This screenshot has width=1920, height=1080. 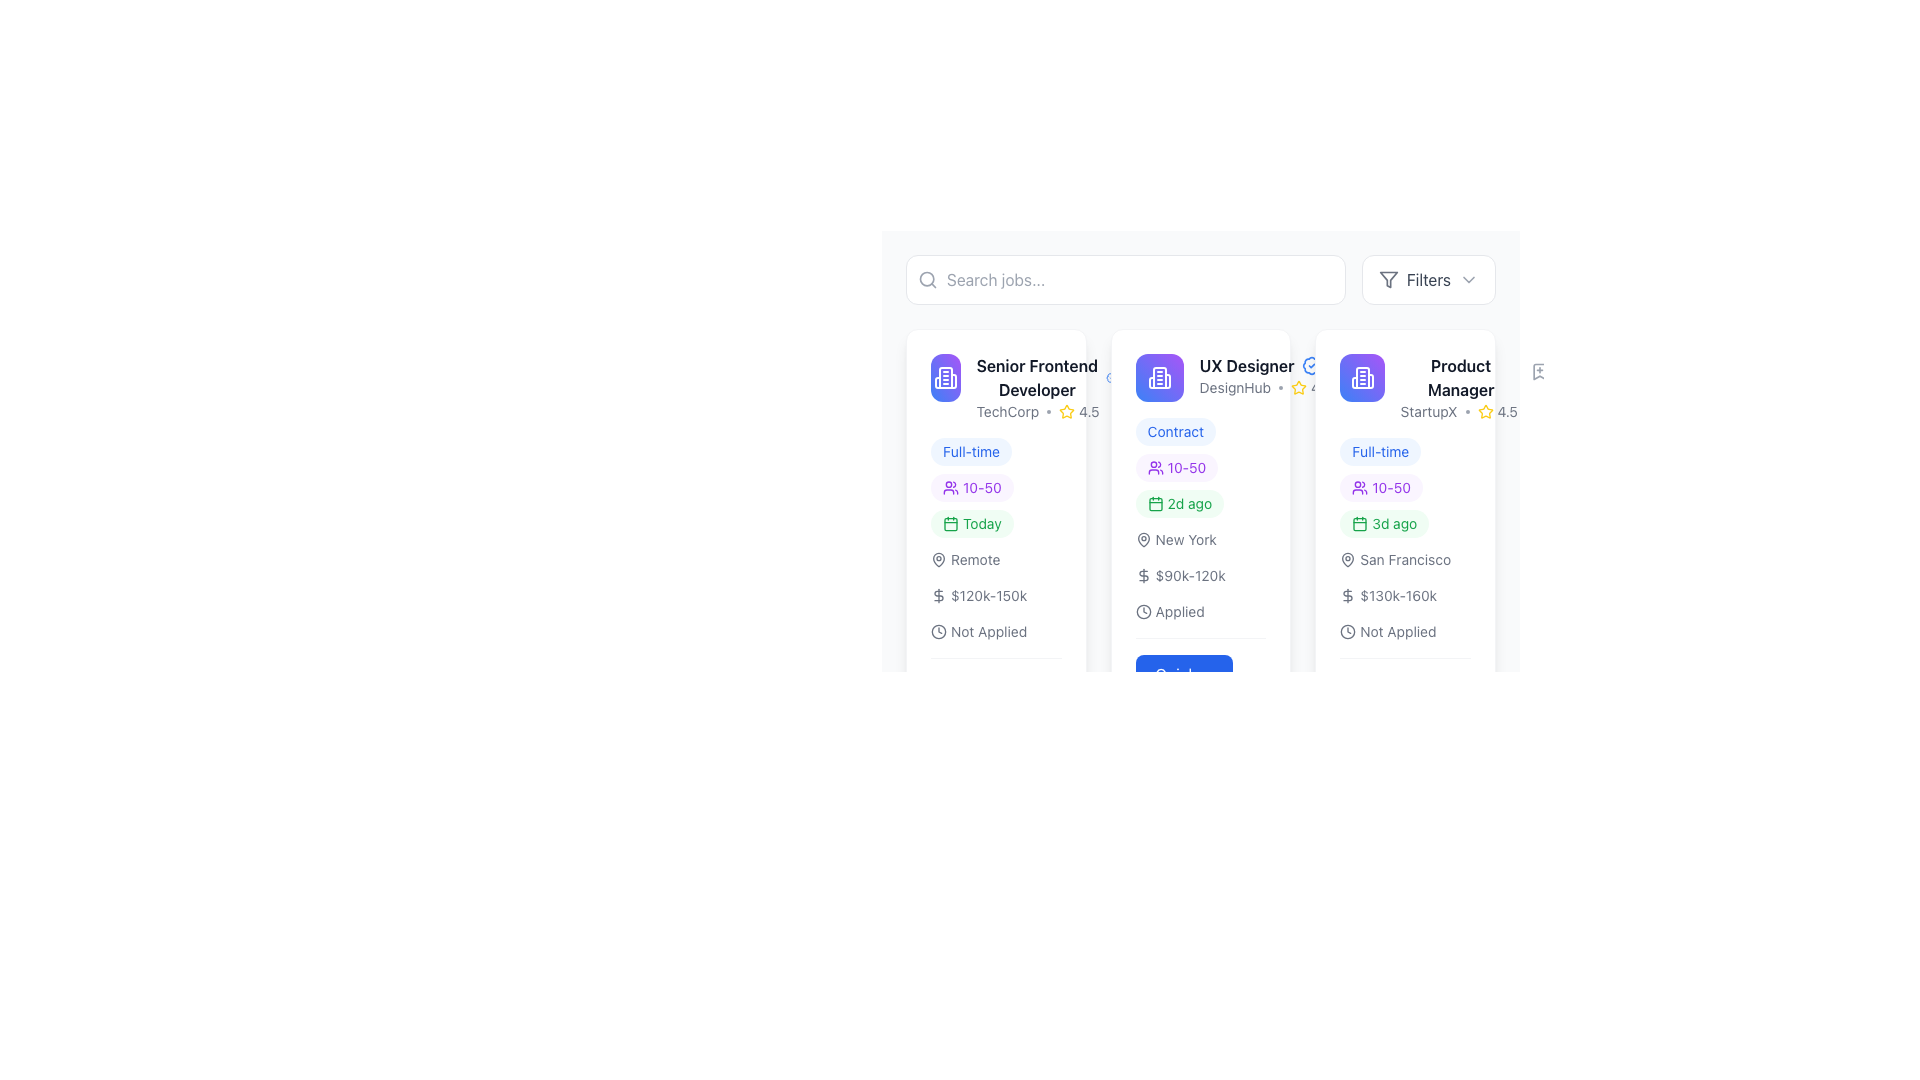 What do you see at coordinates (1200, 575) in the screenshot?
I see `the informational text group displaying 'New York', '$90k-120k', and 'Applied'` at bounding box center [1200, 575].